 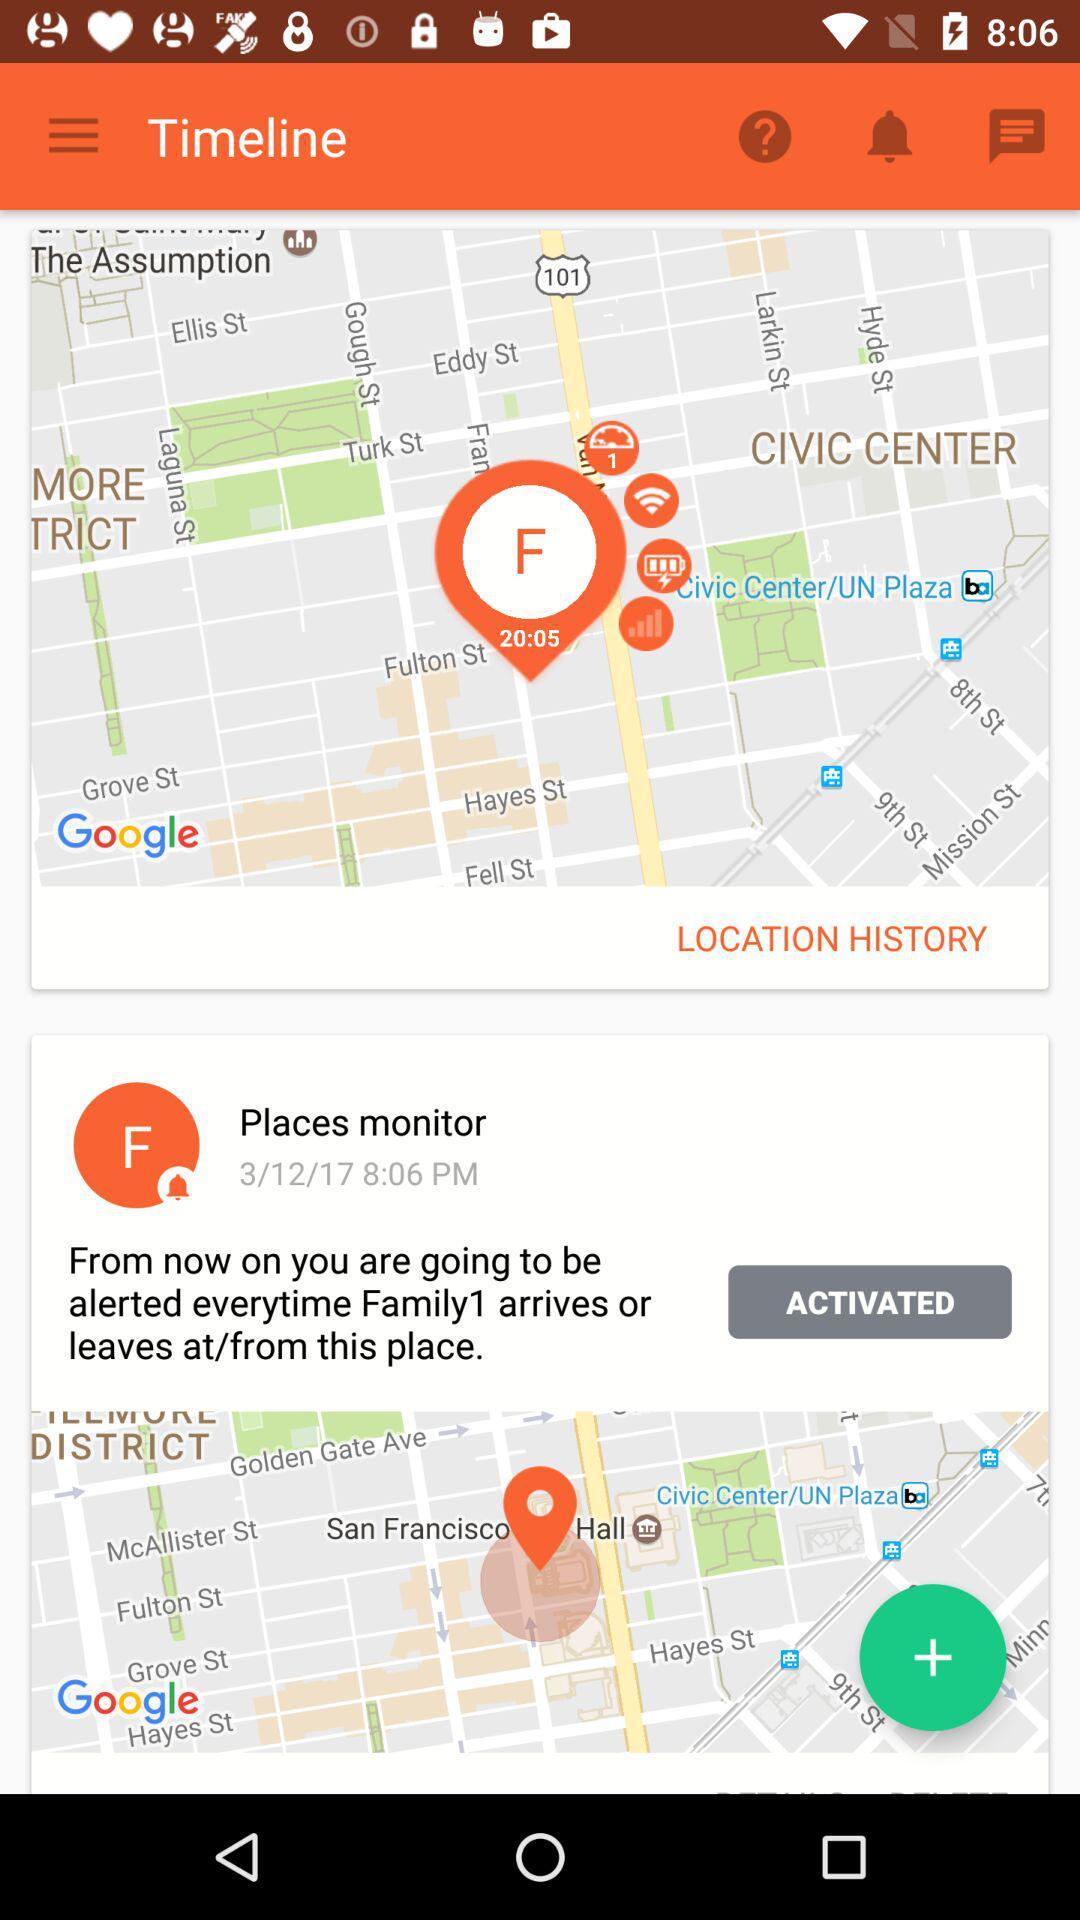 I want to click on the add icon, so click(x=933, y=1657).